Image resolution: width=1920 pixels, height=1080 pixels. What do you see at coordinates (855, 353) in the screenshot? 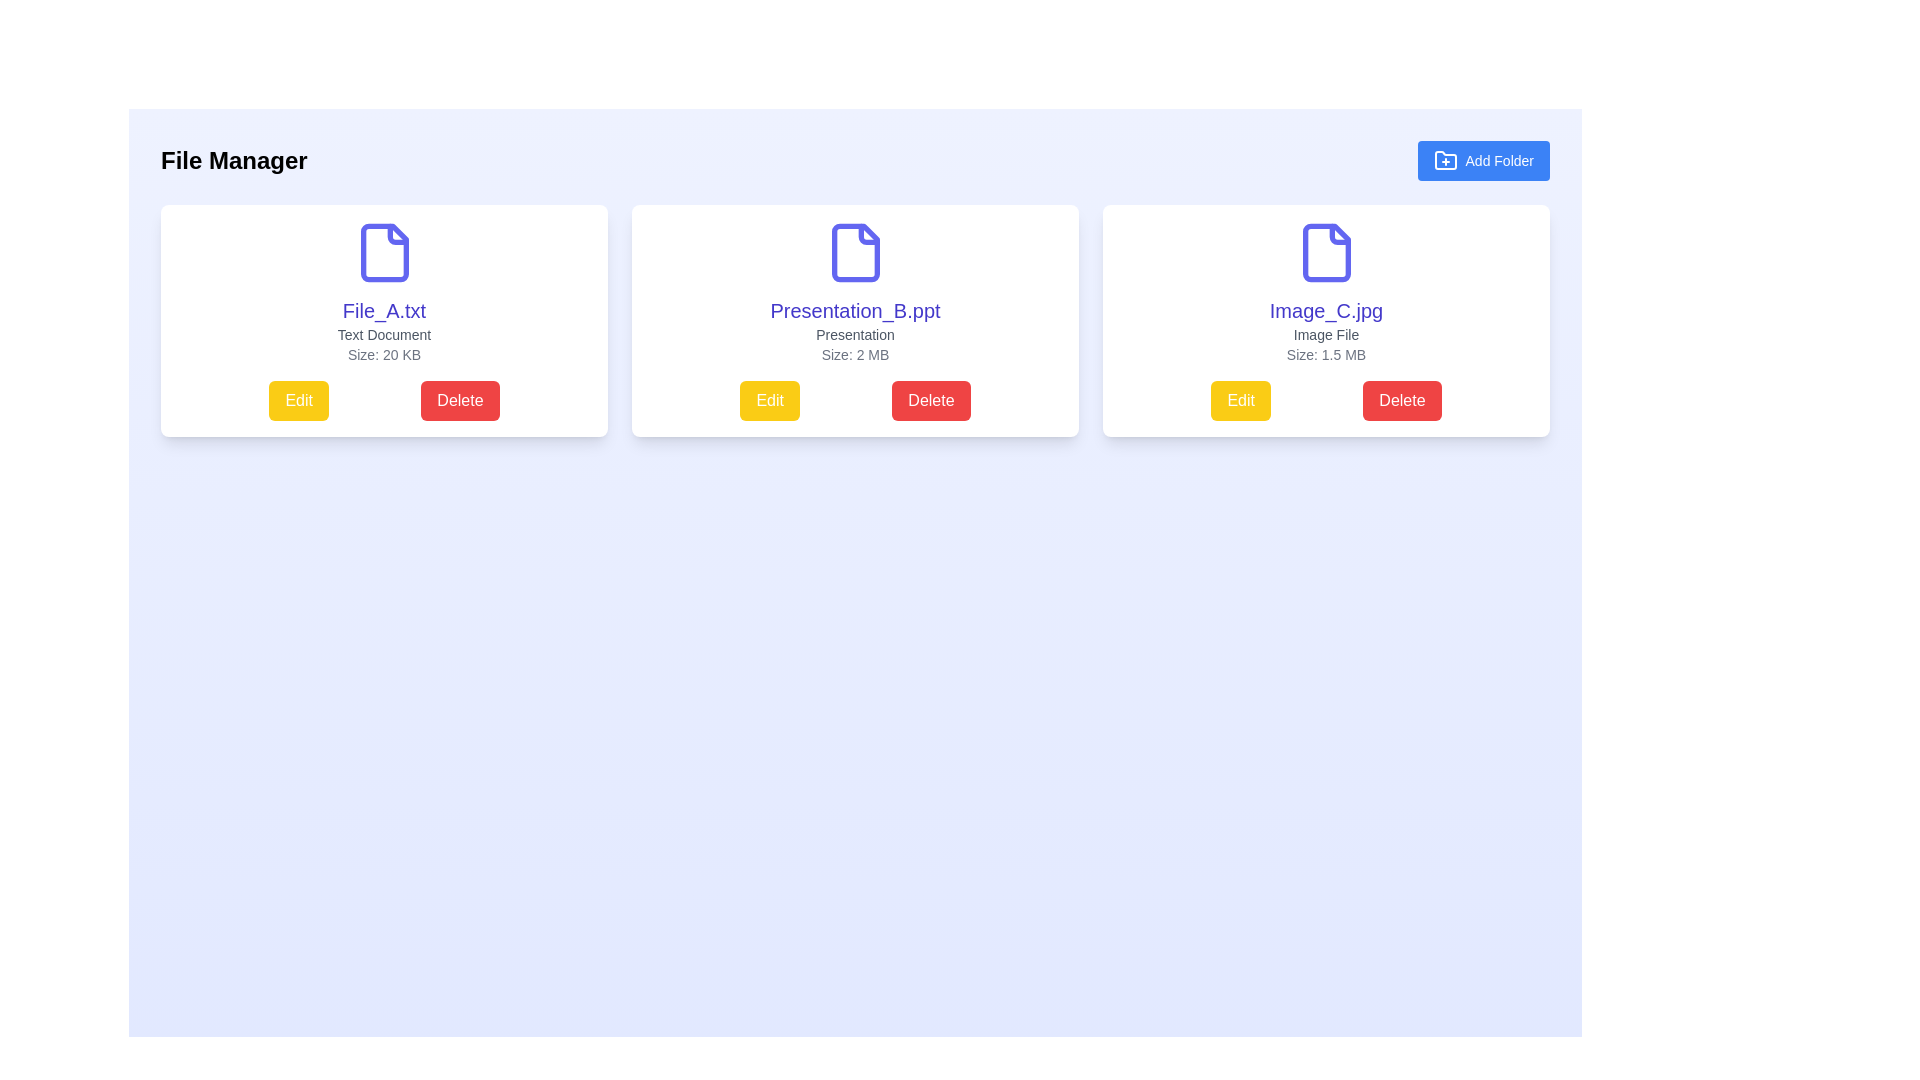
I see `the text label displaying 'Size: 2 MB', which is positioned below the 'Presentation' text in the second file card of the grid layout` at bounding box center [855, 353].